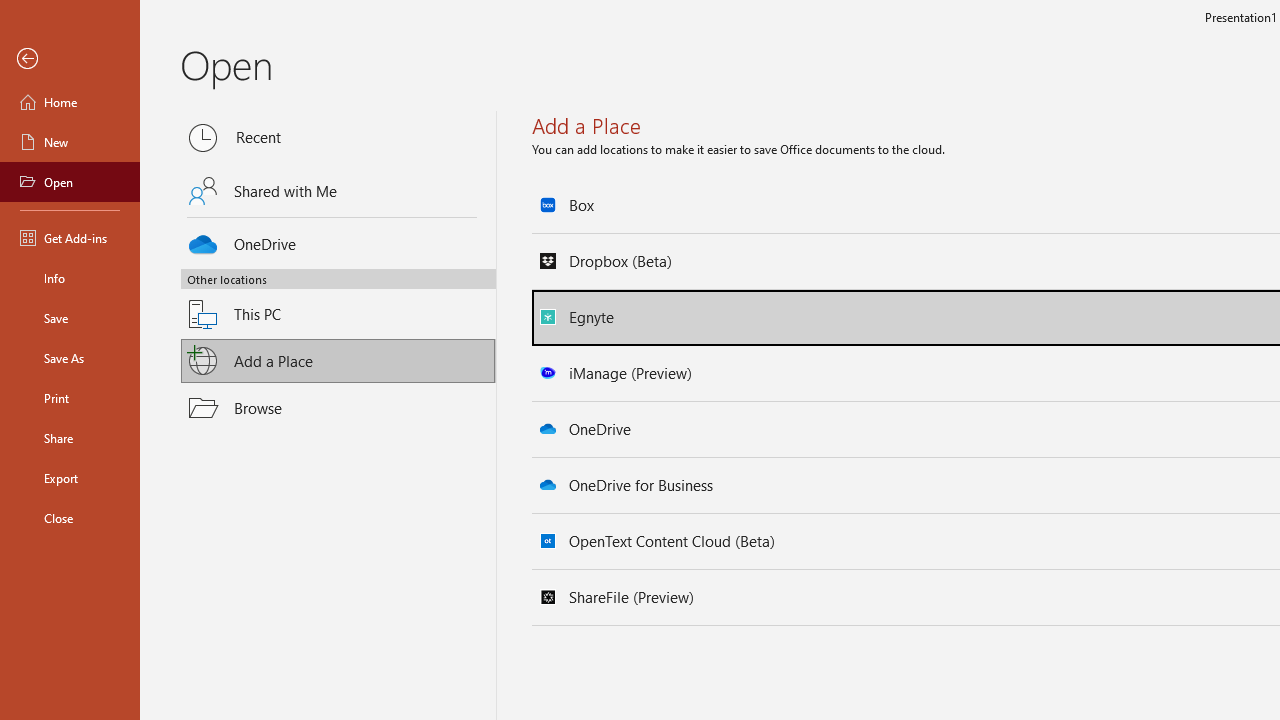 This screenshot has height=720, width=1280. What do you see at coordinates (69, 58) in the screenshot?
I see `'Back'` at bounding box center [69, 58].